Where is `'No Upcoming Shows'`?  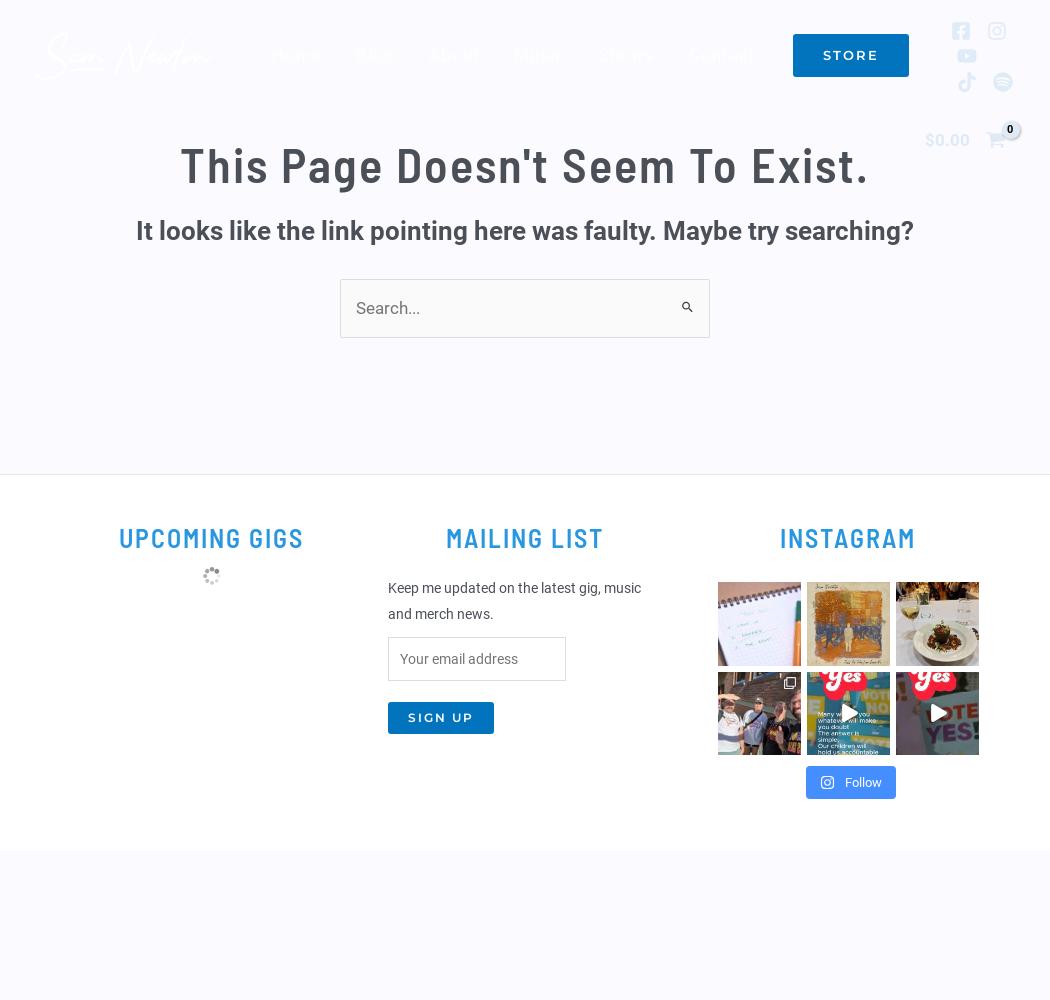
'No Upcoming Shows' is located at coordinates (210, 610).